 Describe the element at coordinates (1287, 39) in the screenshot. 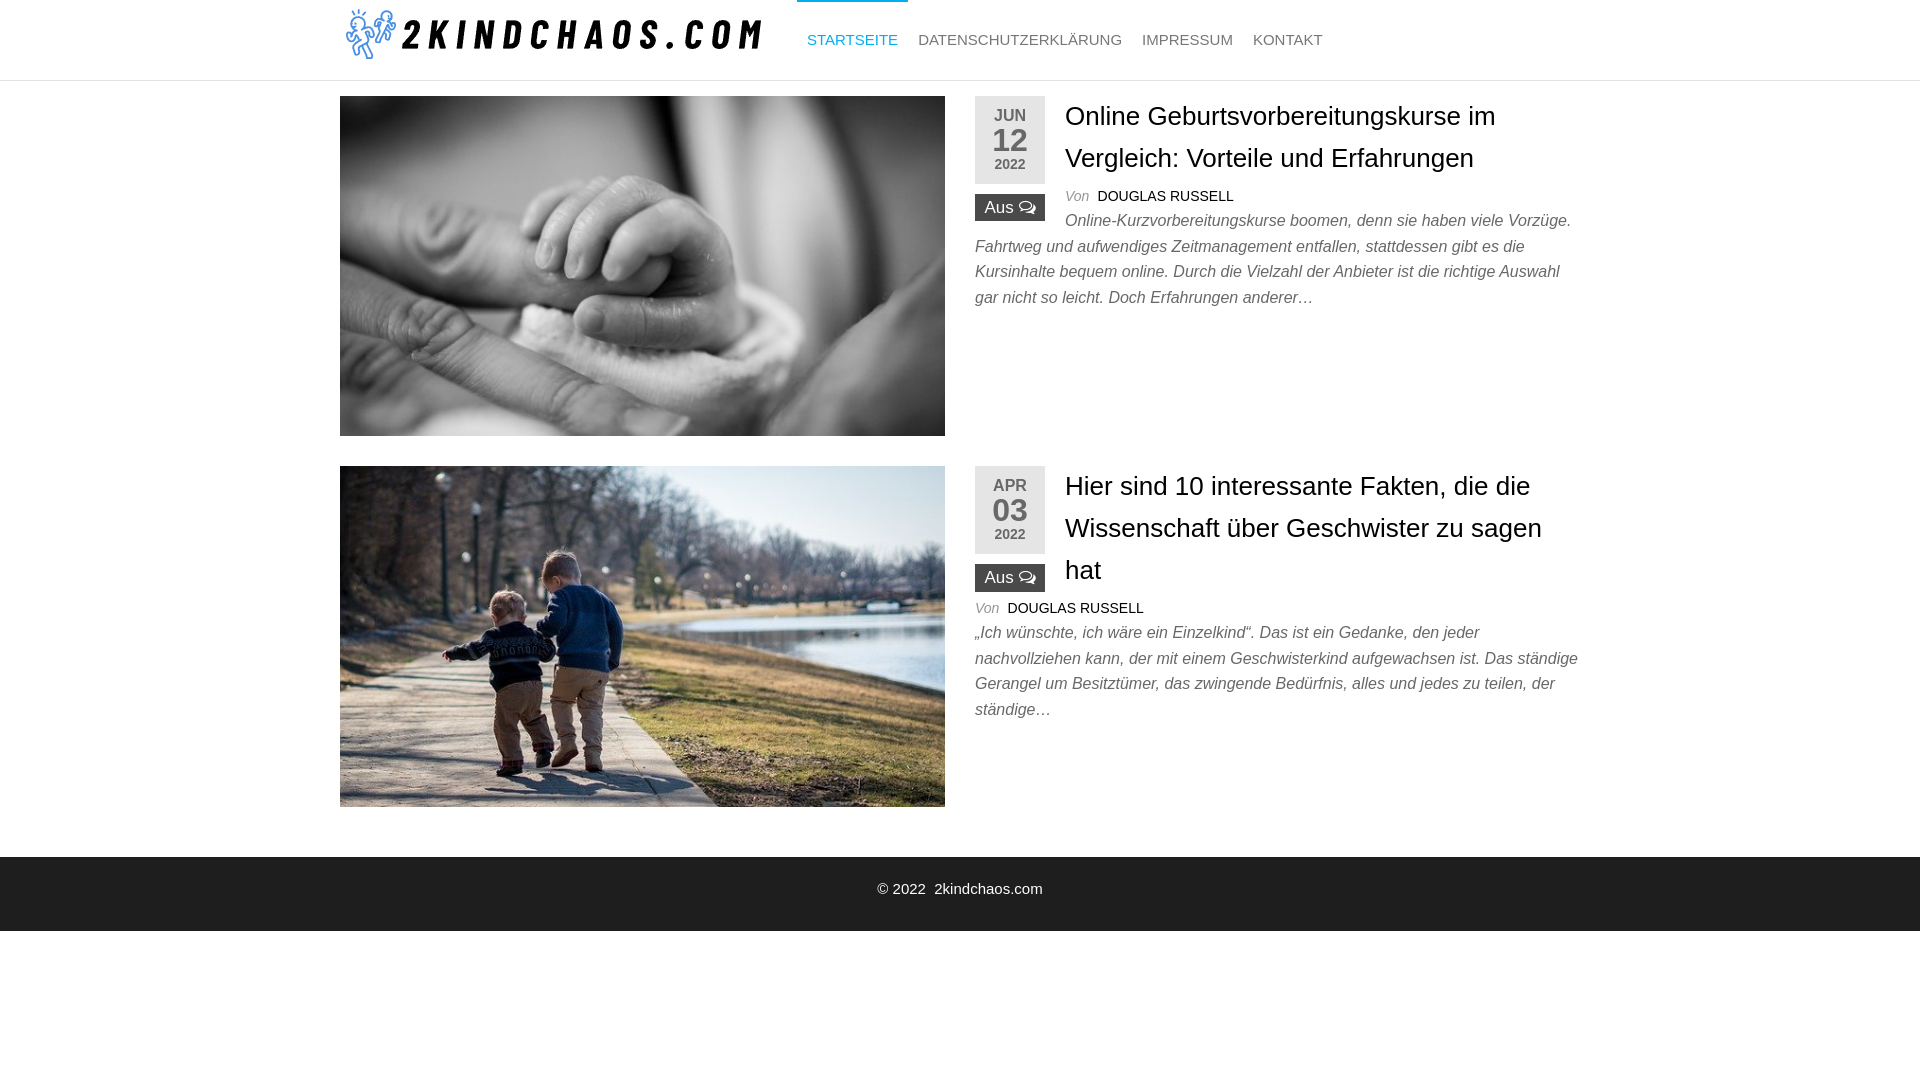

I see `'KONTAKT'` at that location.